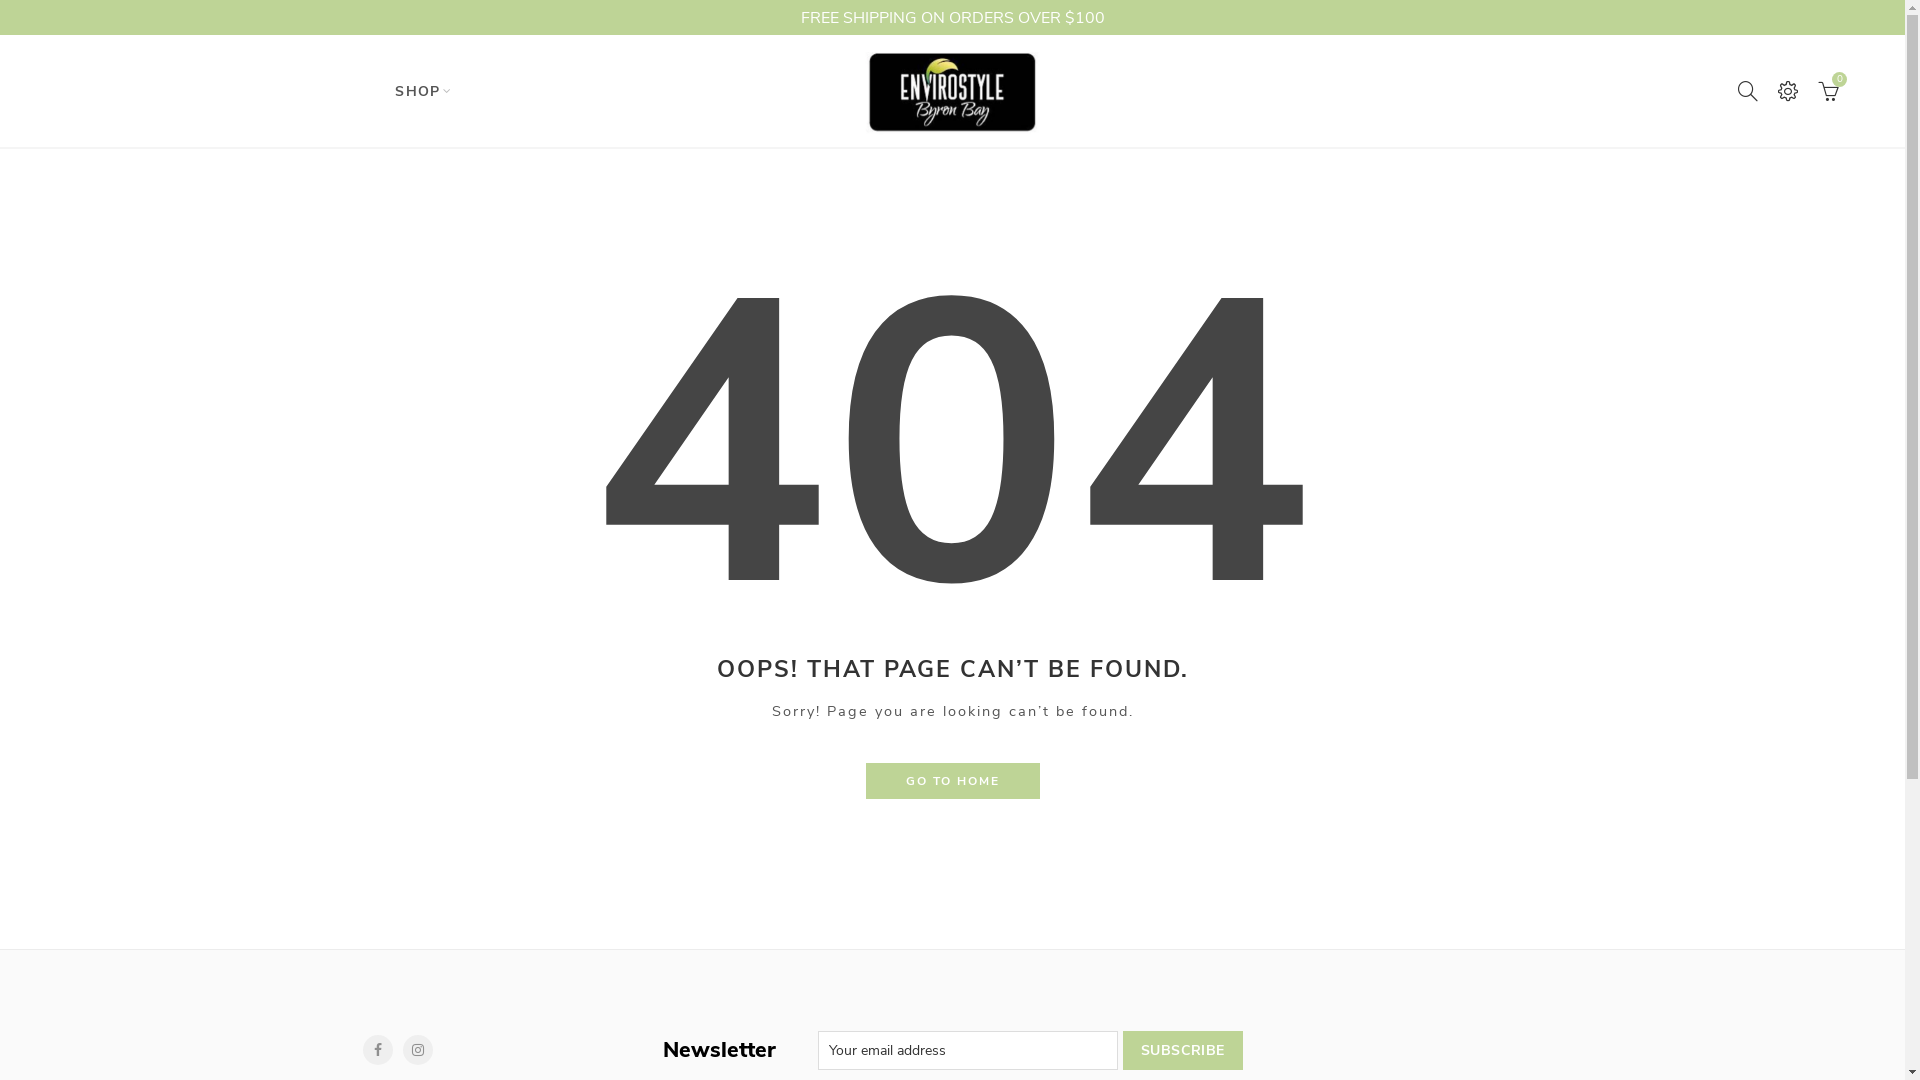 This screenshot has height=1080, width=1920. Describe the element at coordinates (0, 17) in the screenshot. I see `'FREE SHIPPING ON ORDERS OVER $100'` at that location.